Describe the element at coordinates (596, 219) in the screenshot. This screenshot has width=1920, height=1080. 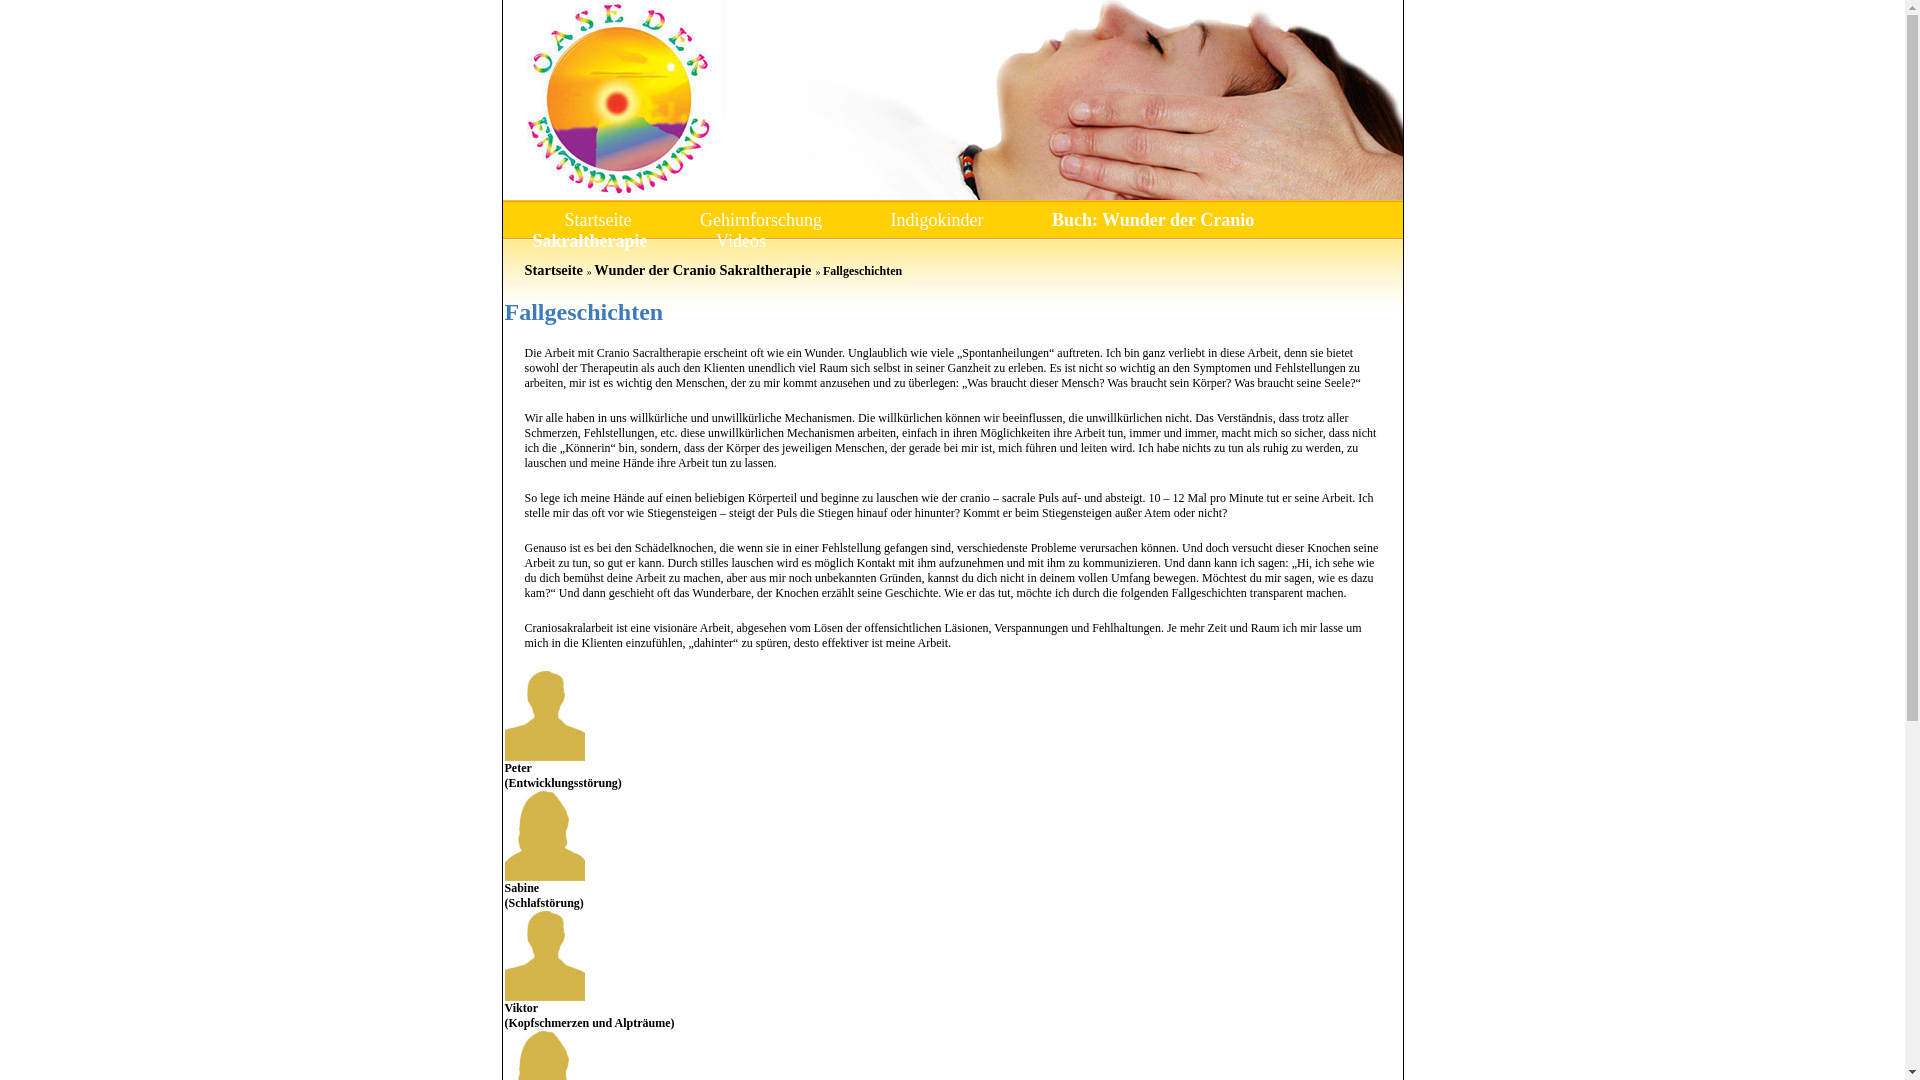
I see `'Startseite'` at that location.